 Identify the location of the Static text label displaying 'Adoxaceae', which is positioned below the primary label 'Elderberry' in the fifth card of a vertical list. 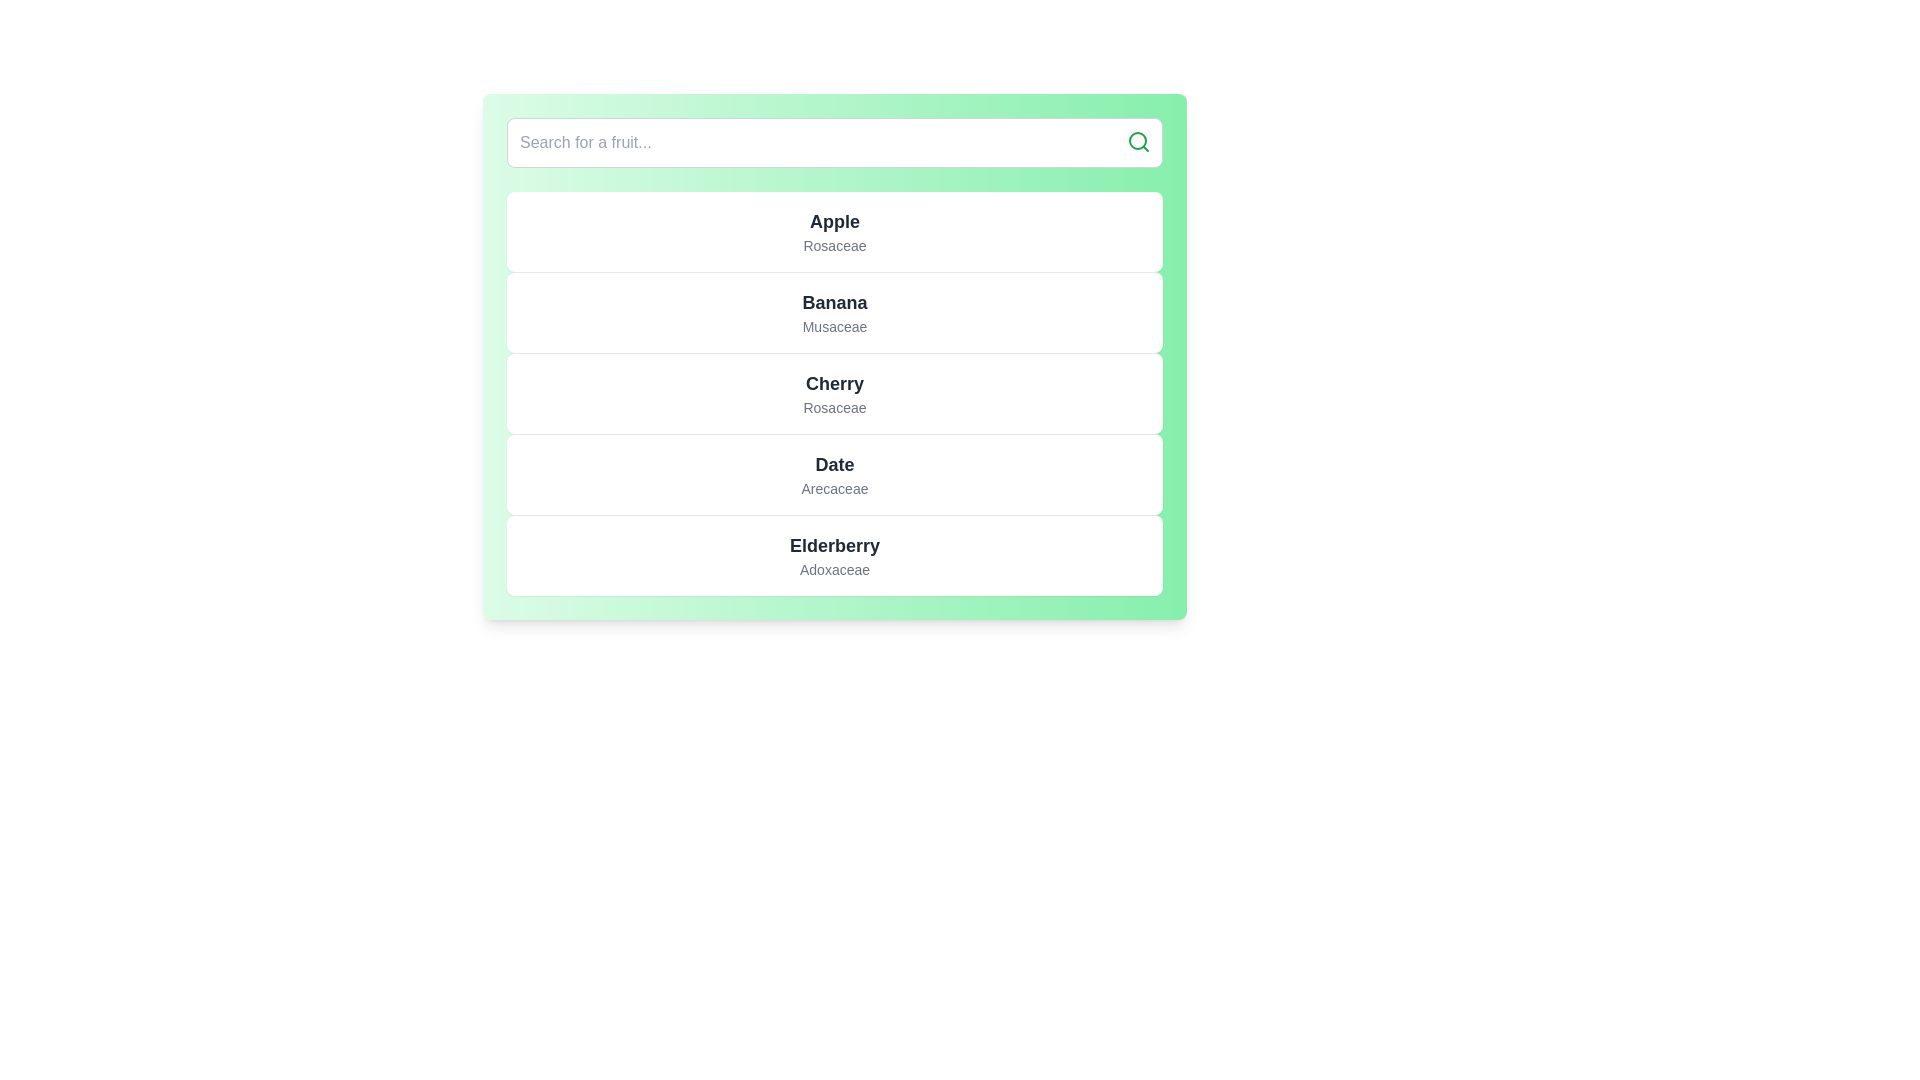
(835, 570).